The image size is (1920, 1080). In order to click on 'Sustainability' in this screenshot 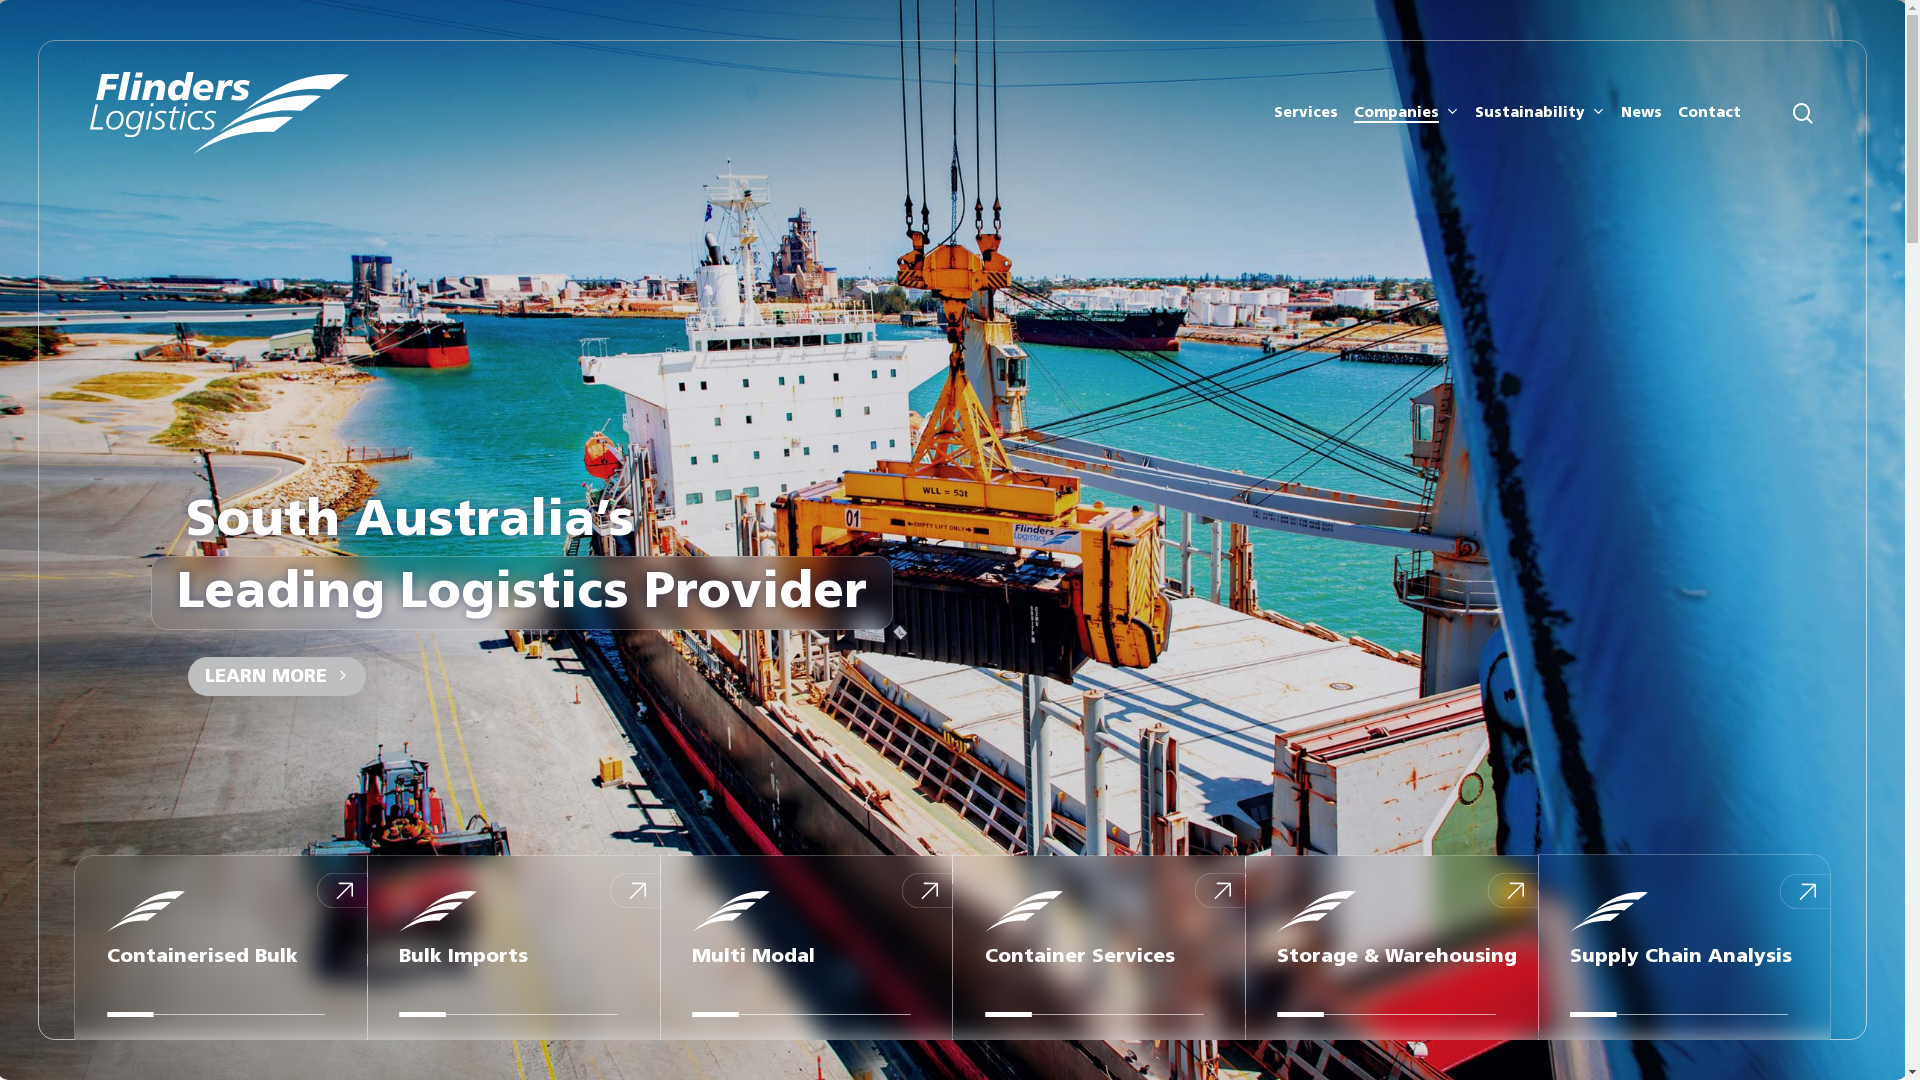, I will do `click(1474, 112)`.